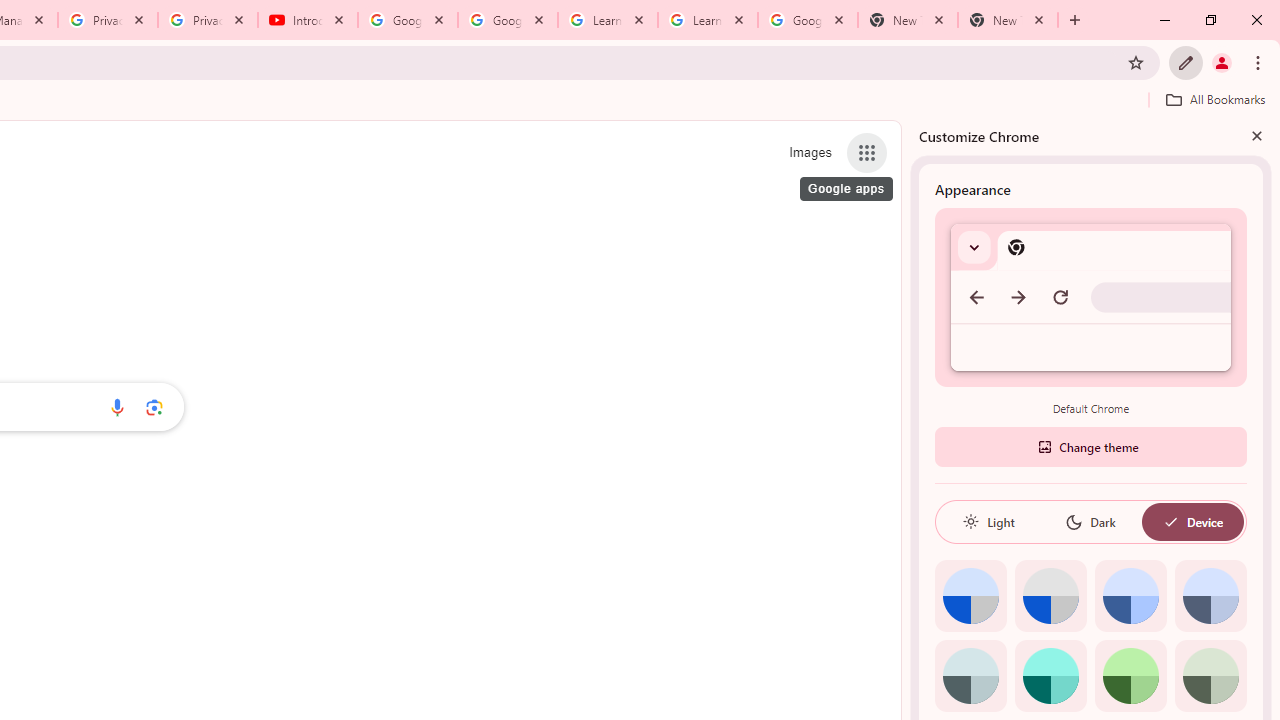 This screenshot has height=720, width=1280. I want to click on 'Change theme', so click(1089, 446).